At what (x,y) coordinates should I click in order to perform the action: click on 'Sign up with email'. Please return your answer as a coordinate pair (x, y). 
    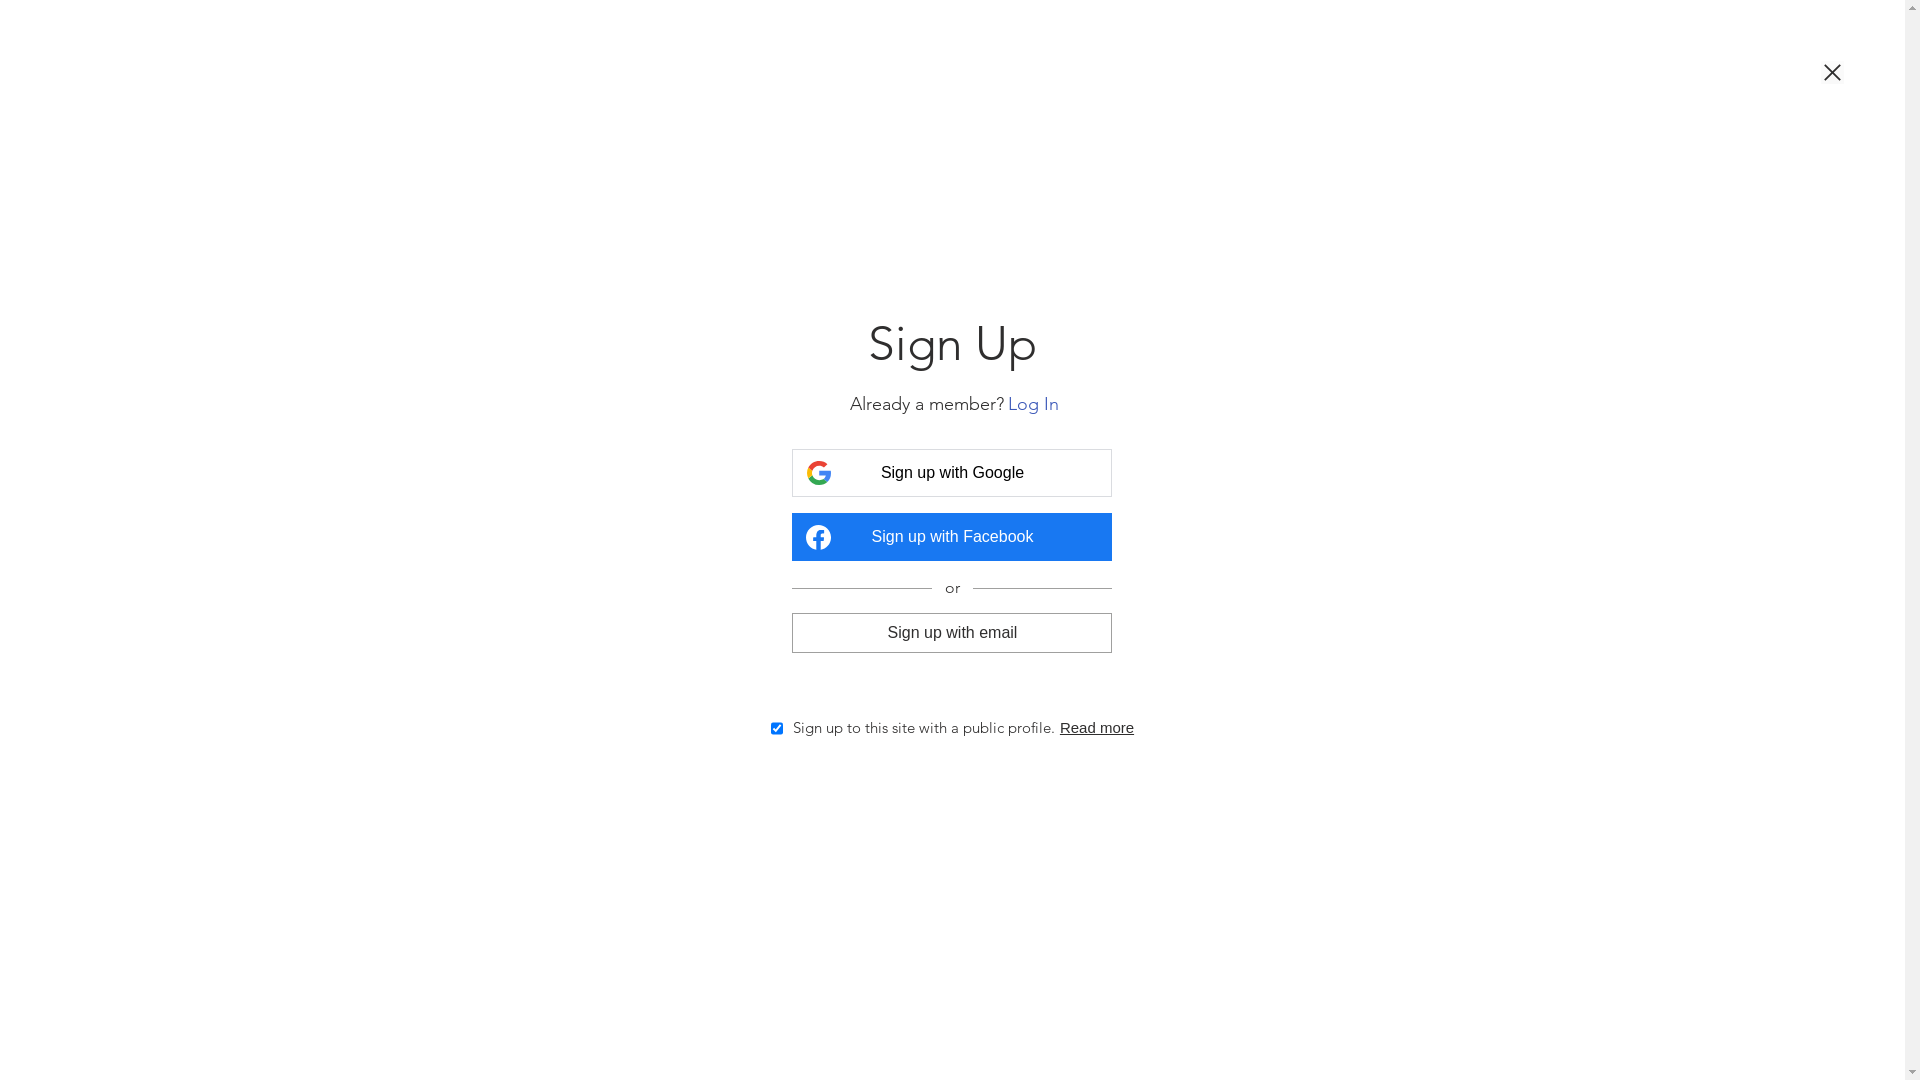
    Looking at the image, I should click on (950, 632).